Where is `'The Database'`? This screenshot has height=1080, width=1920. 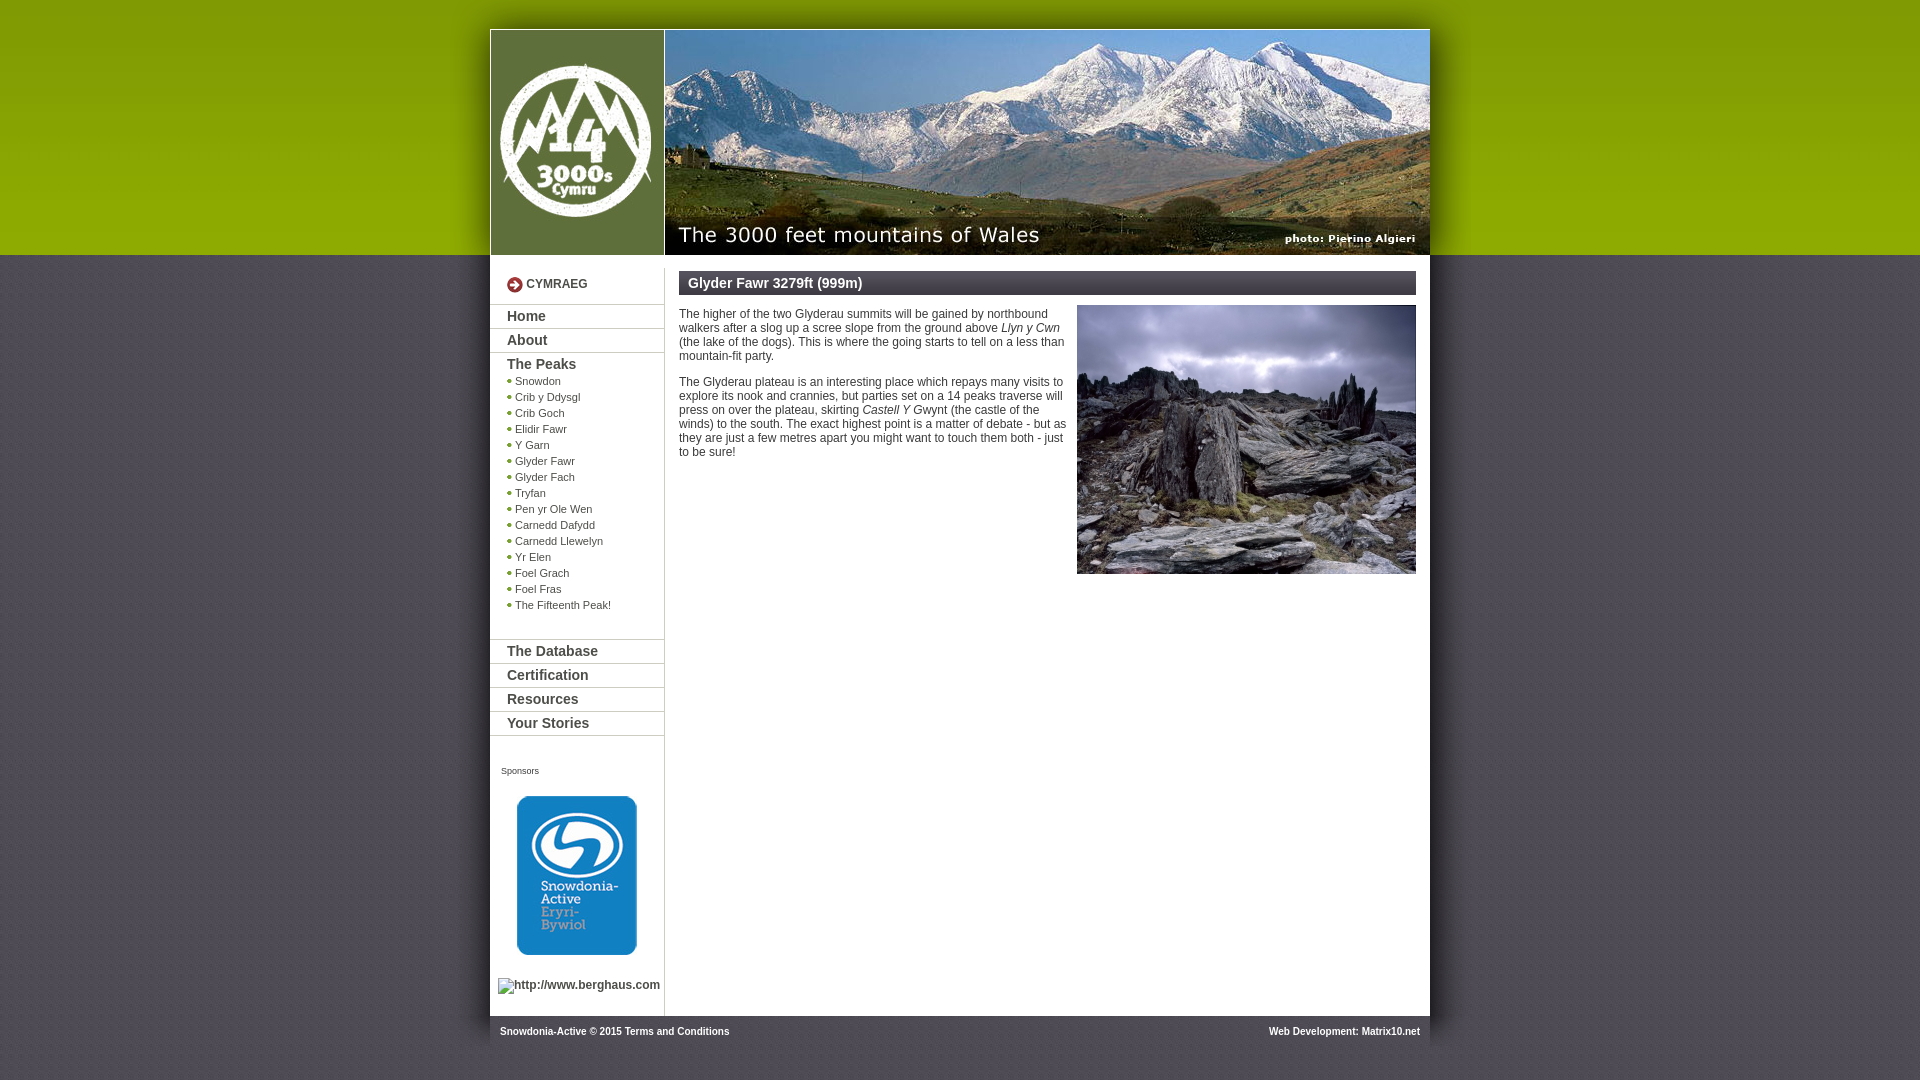
'The Database' is located at coordinates (584, 651).